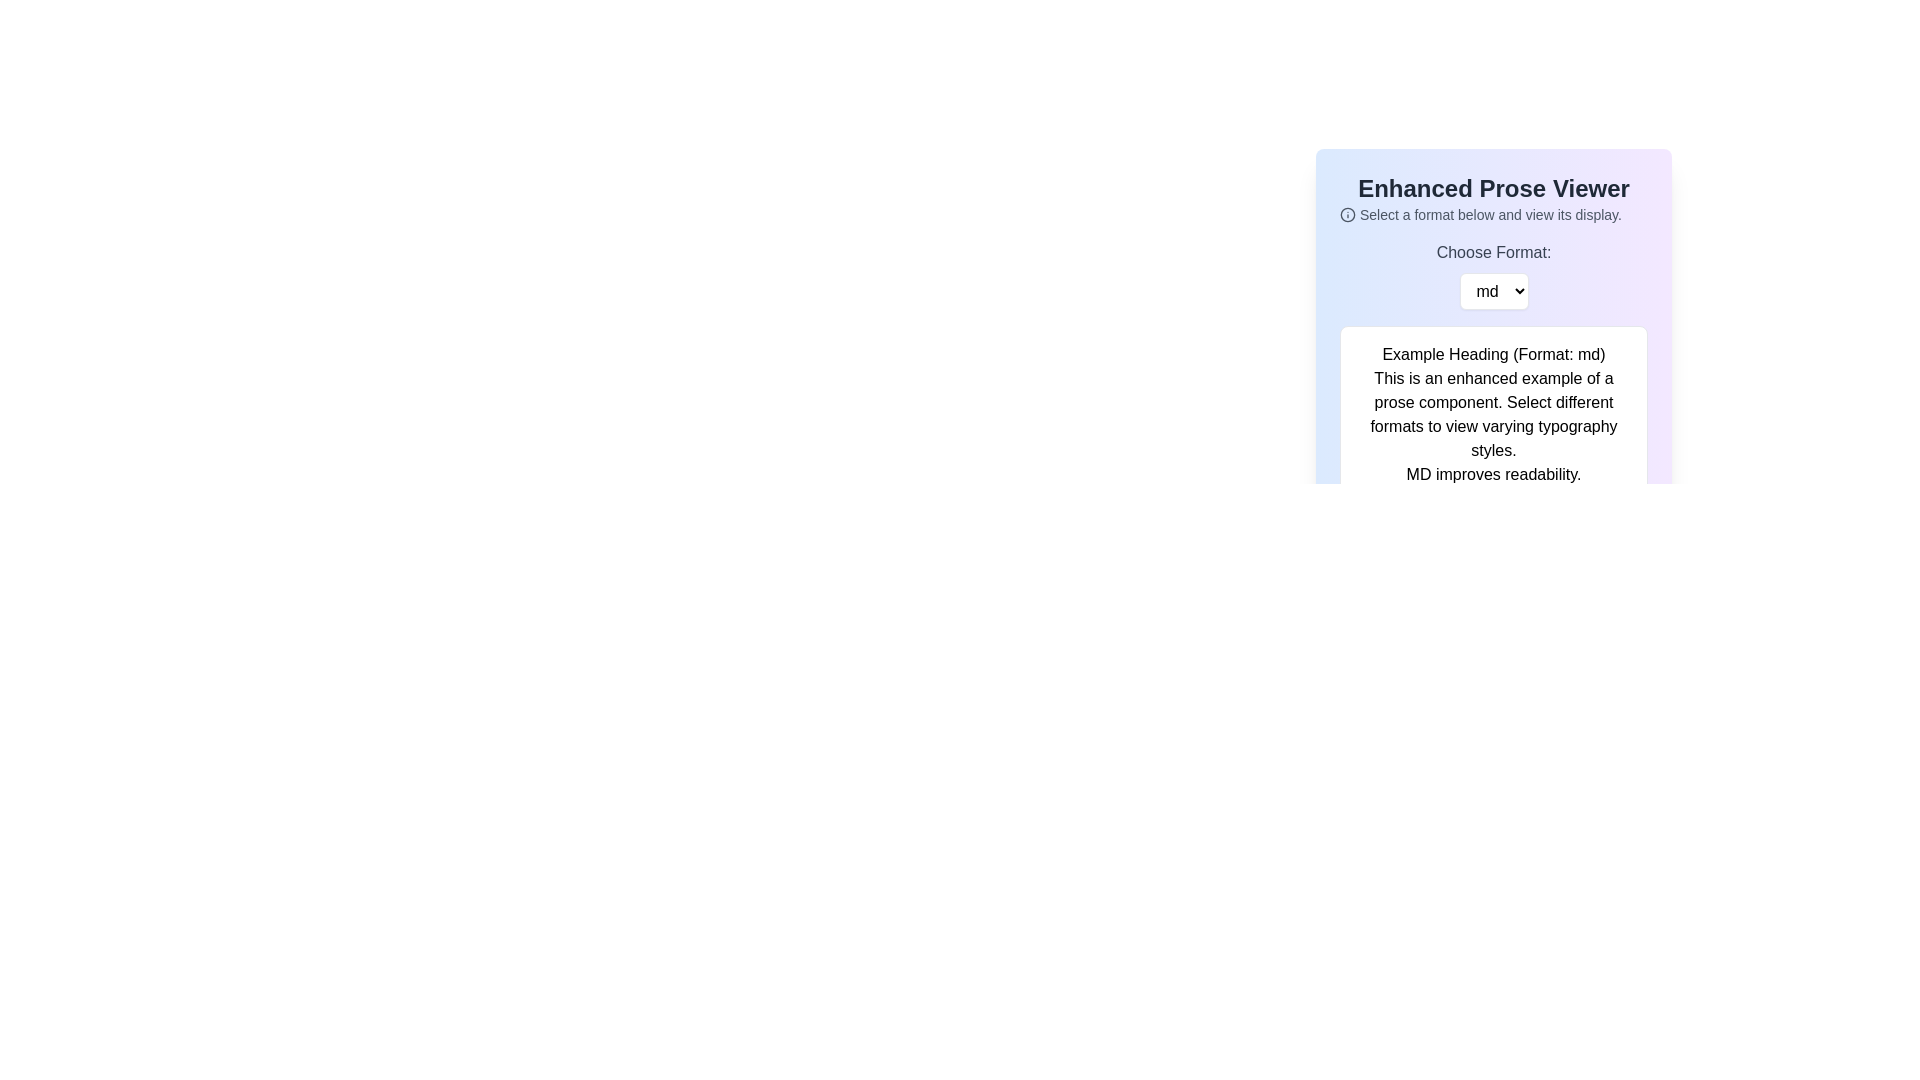 The width and height of the screenshot is (1920, 1080). Describe the element at coordinates (1493, 353) in the screenshot. I see `the text content of the Heading element located at the top of the card, which serves as the title for the content below` at that location.